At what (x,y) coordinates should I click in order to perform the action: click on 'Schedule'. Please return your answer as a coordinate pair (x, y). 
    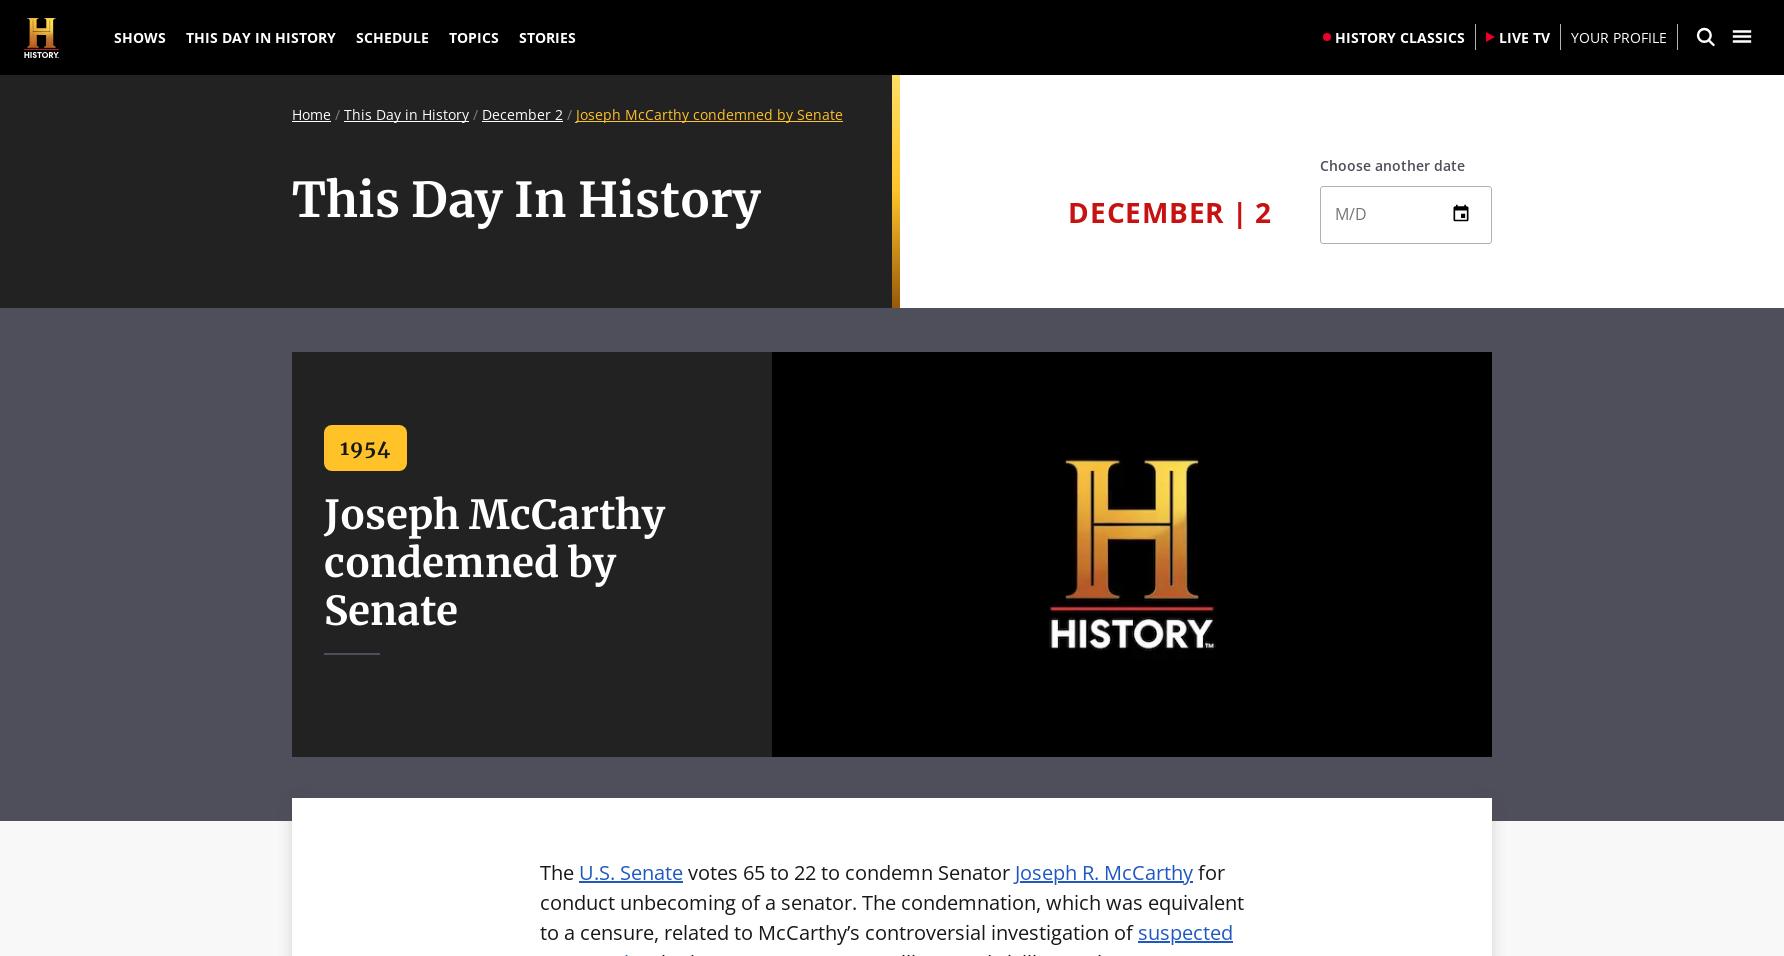
    Looking at the image, I should click on (391, 36).